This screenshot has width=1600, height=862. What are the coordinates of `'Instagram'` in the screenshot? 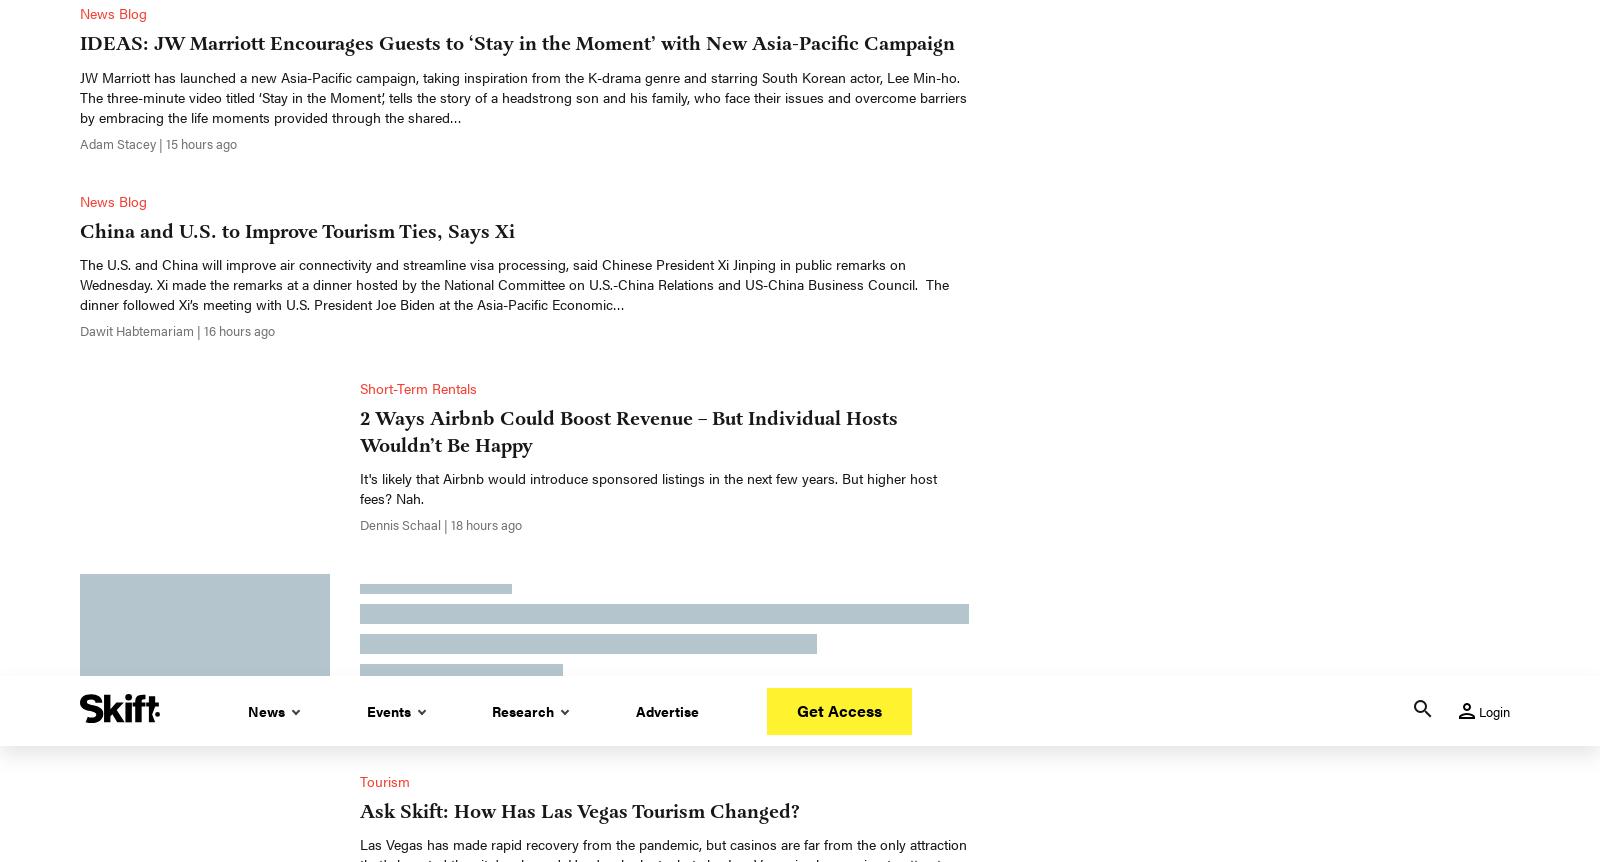 It's located at (890, 777).